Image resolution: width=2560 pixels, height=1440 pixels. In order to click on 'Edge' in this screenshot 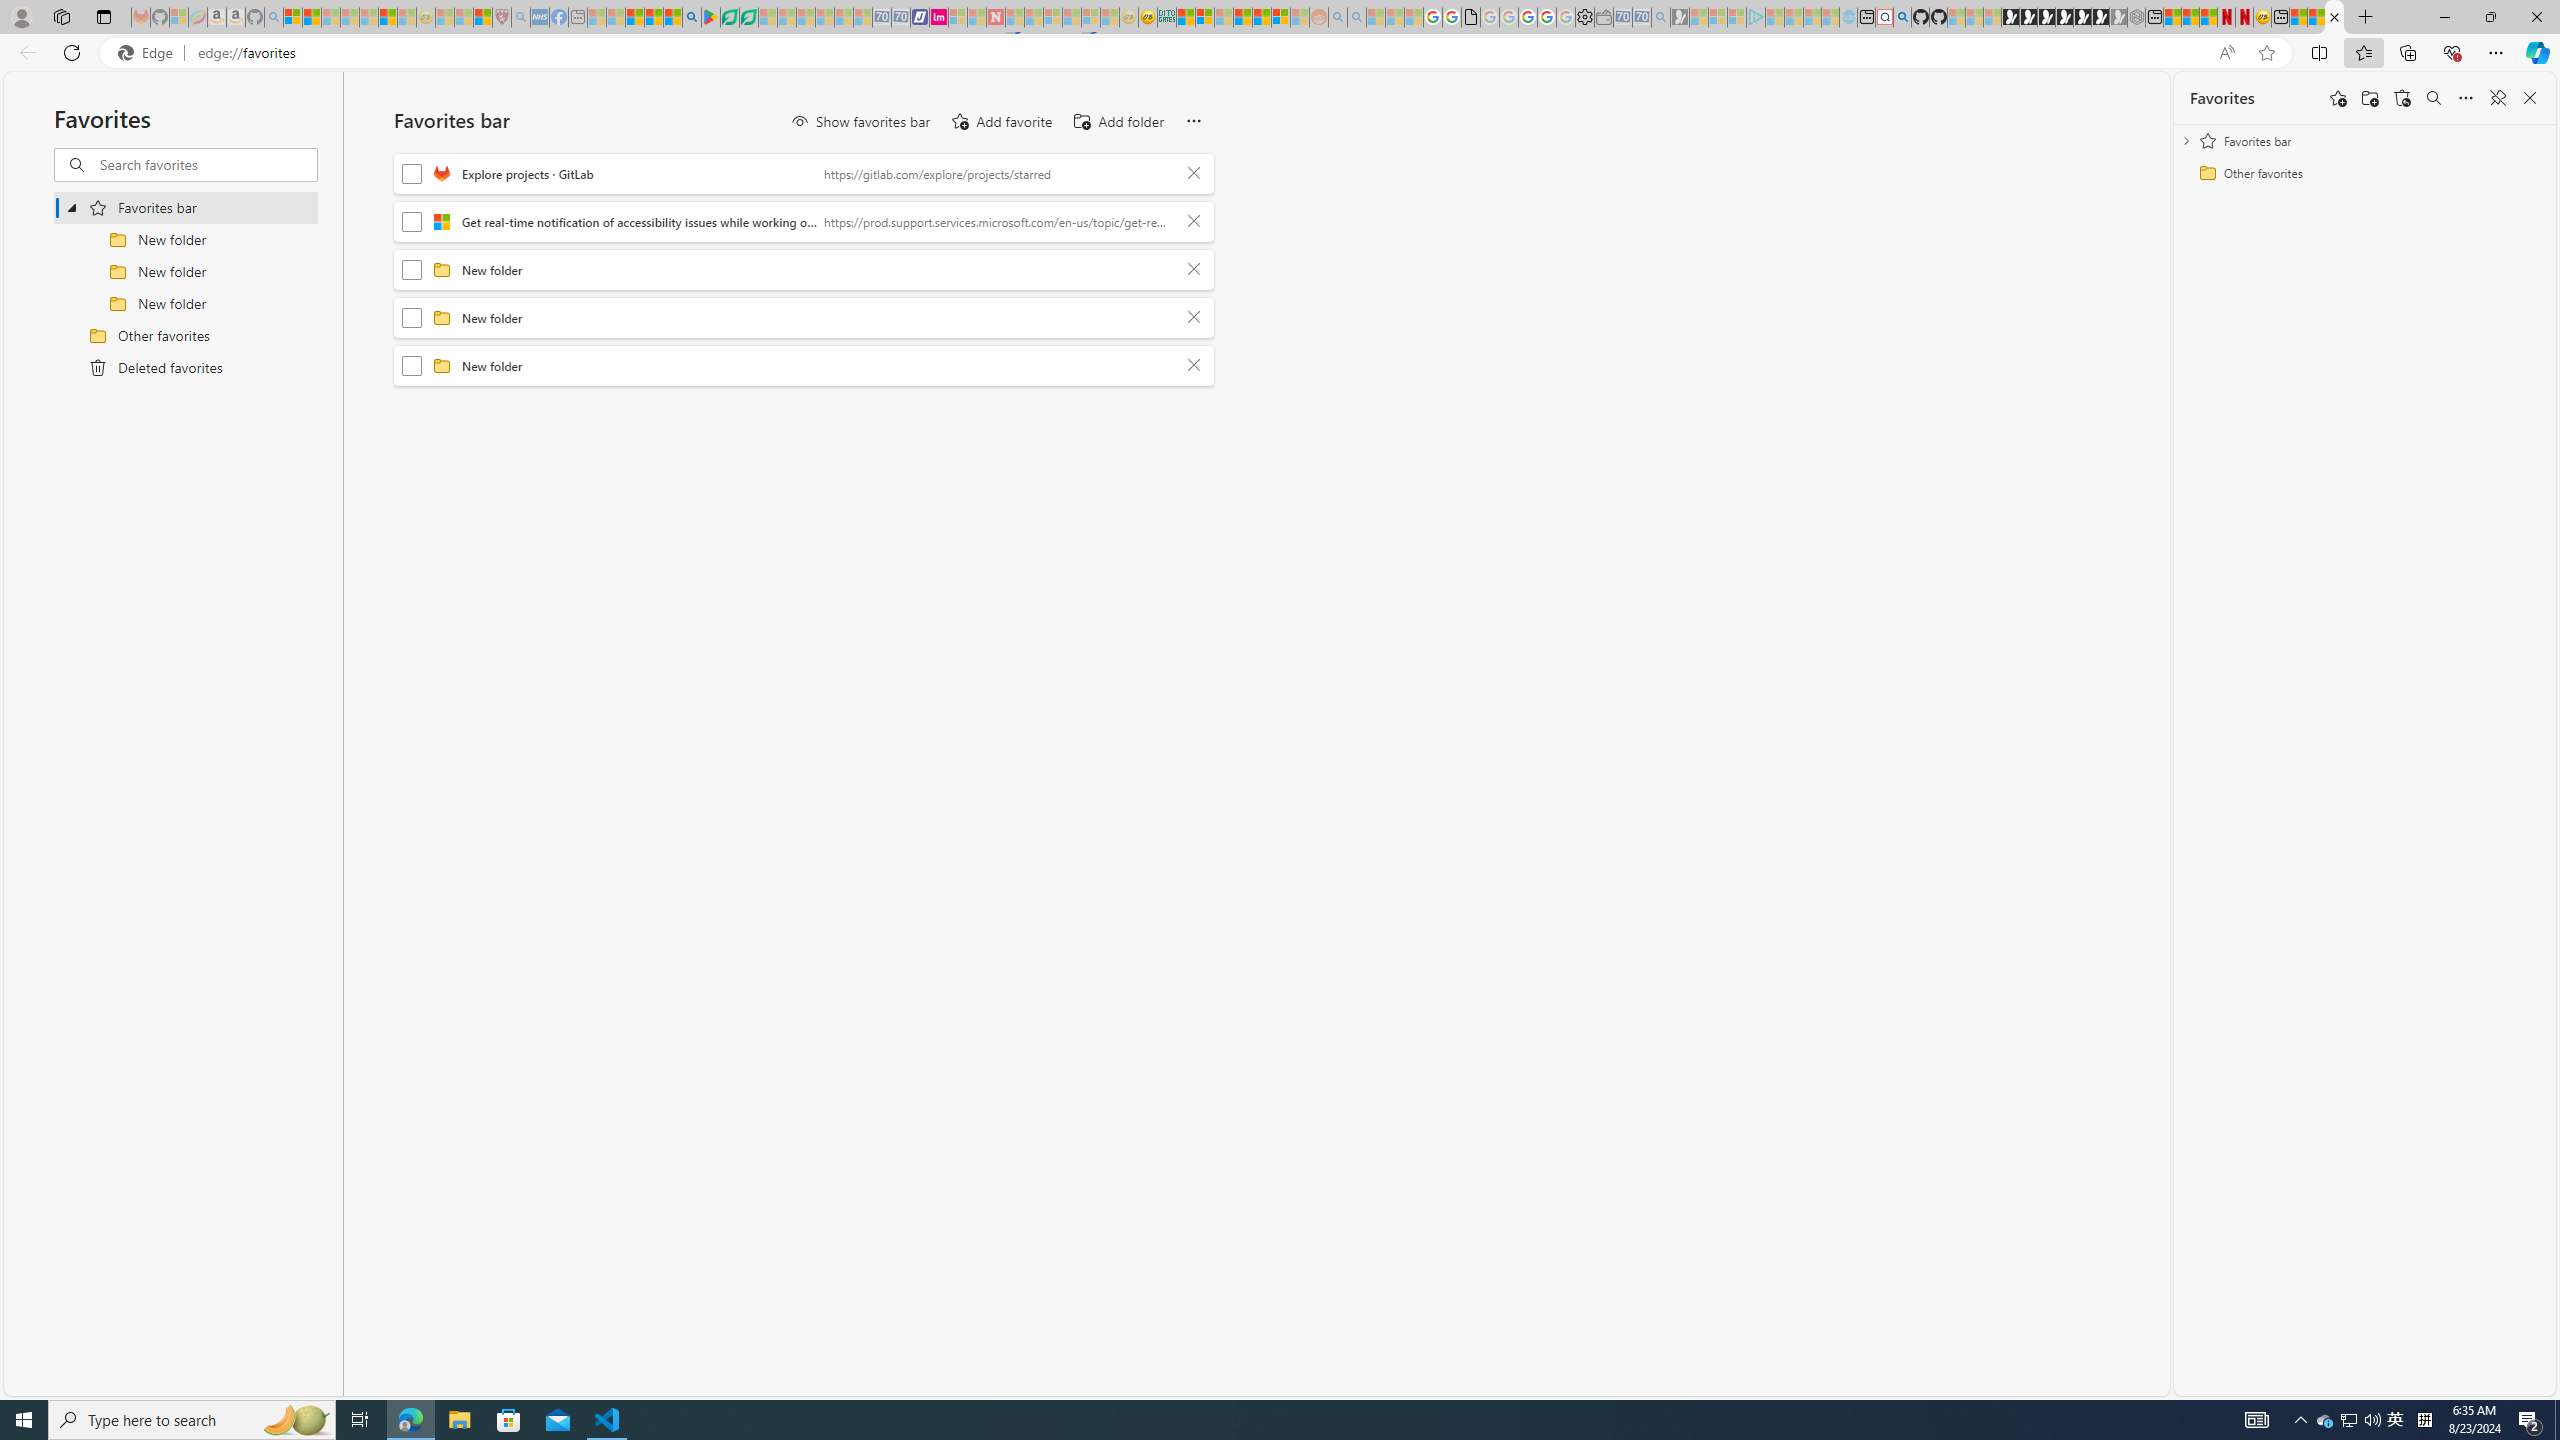, I will do `click(148, 53)`.